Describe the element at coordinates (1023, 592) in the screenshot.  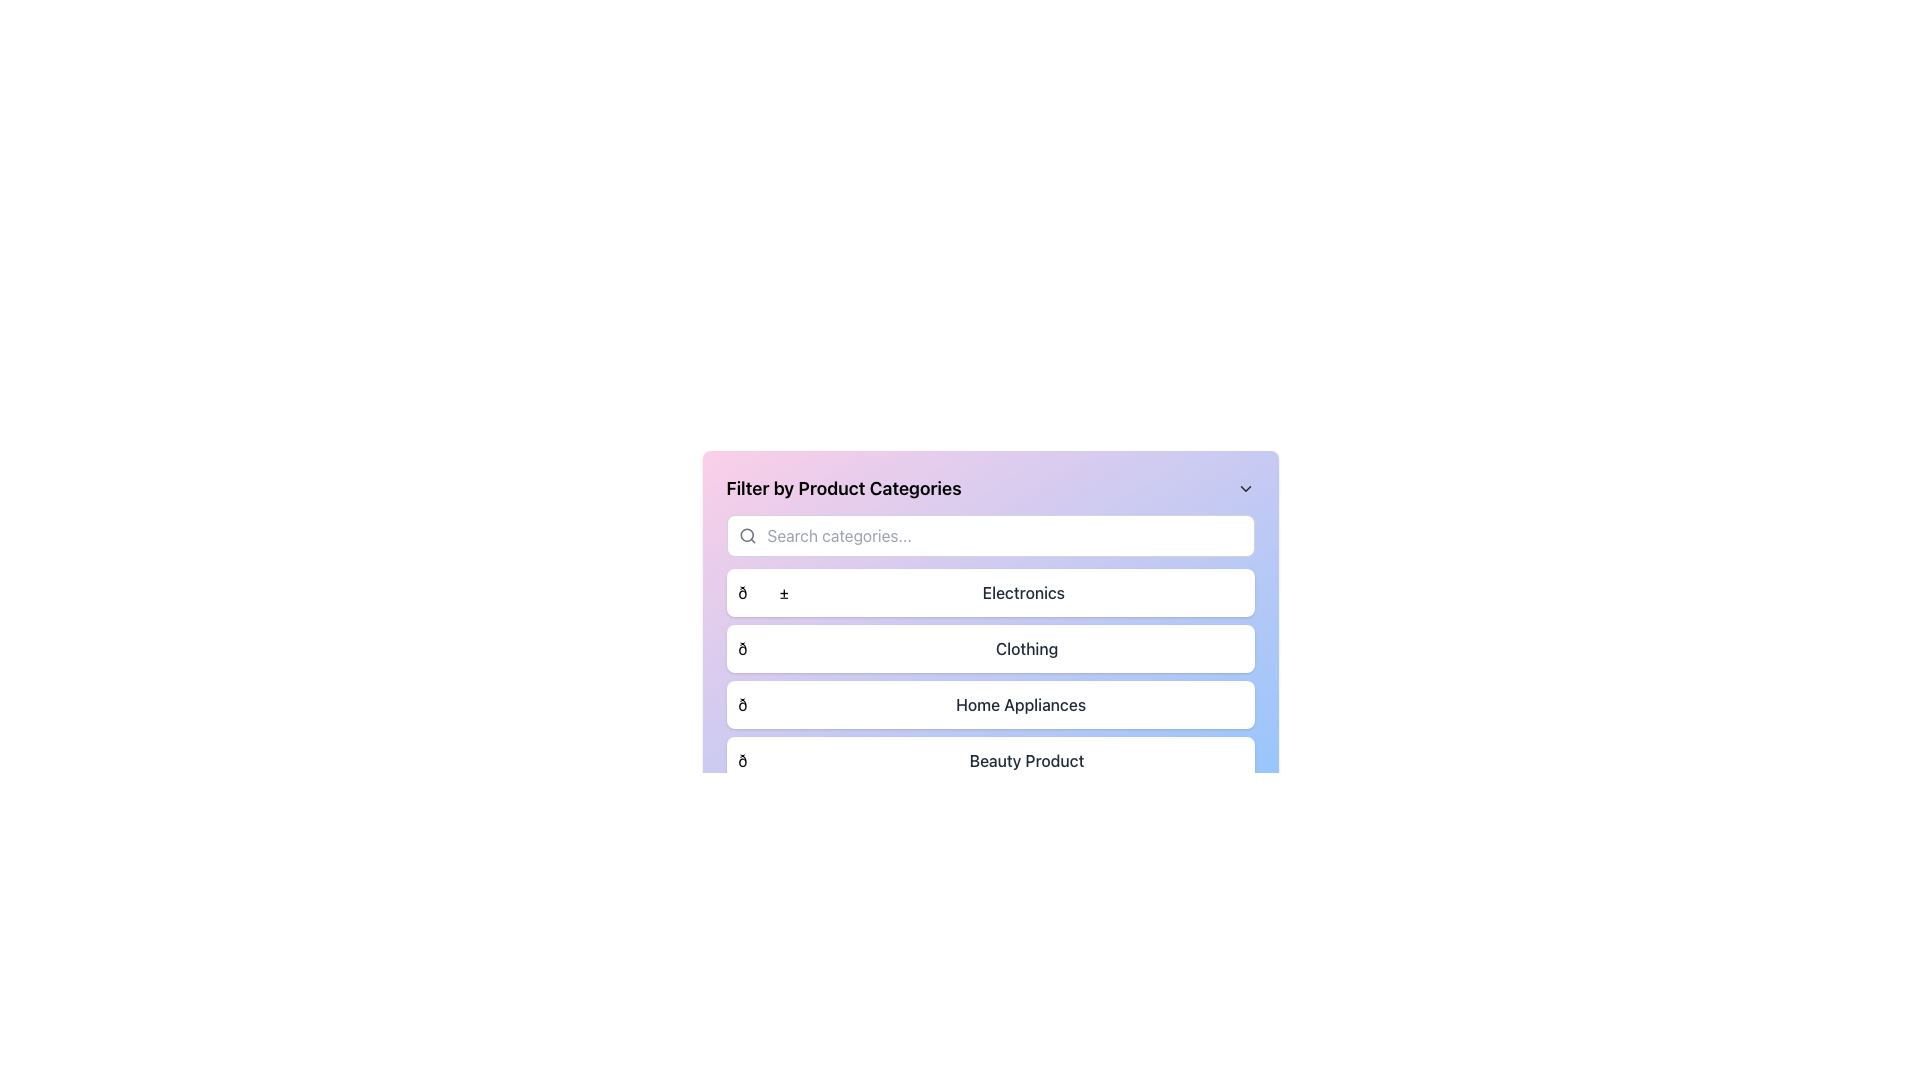
I see `on the 'Electronics' category text in the category row` at that location.